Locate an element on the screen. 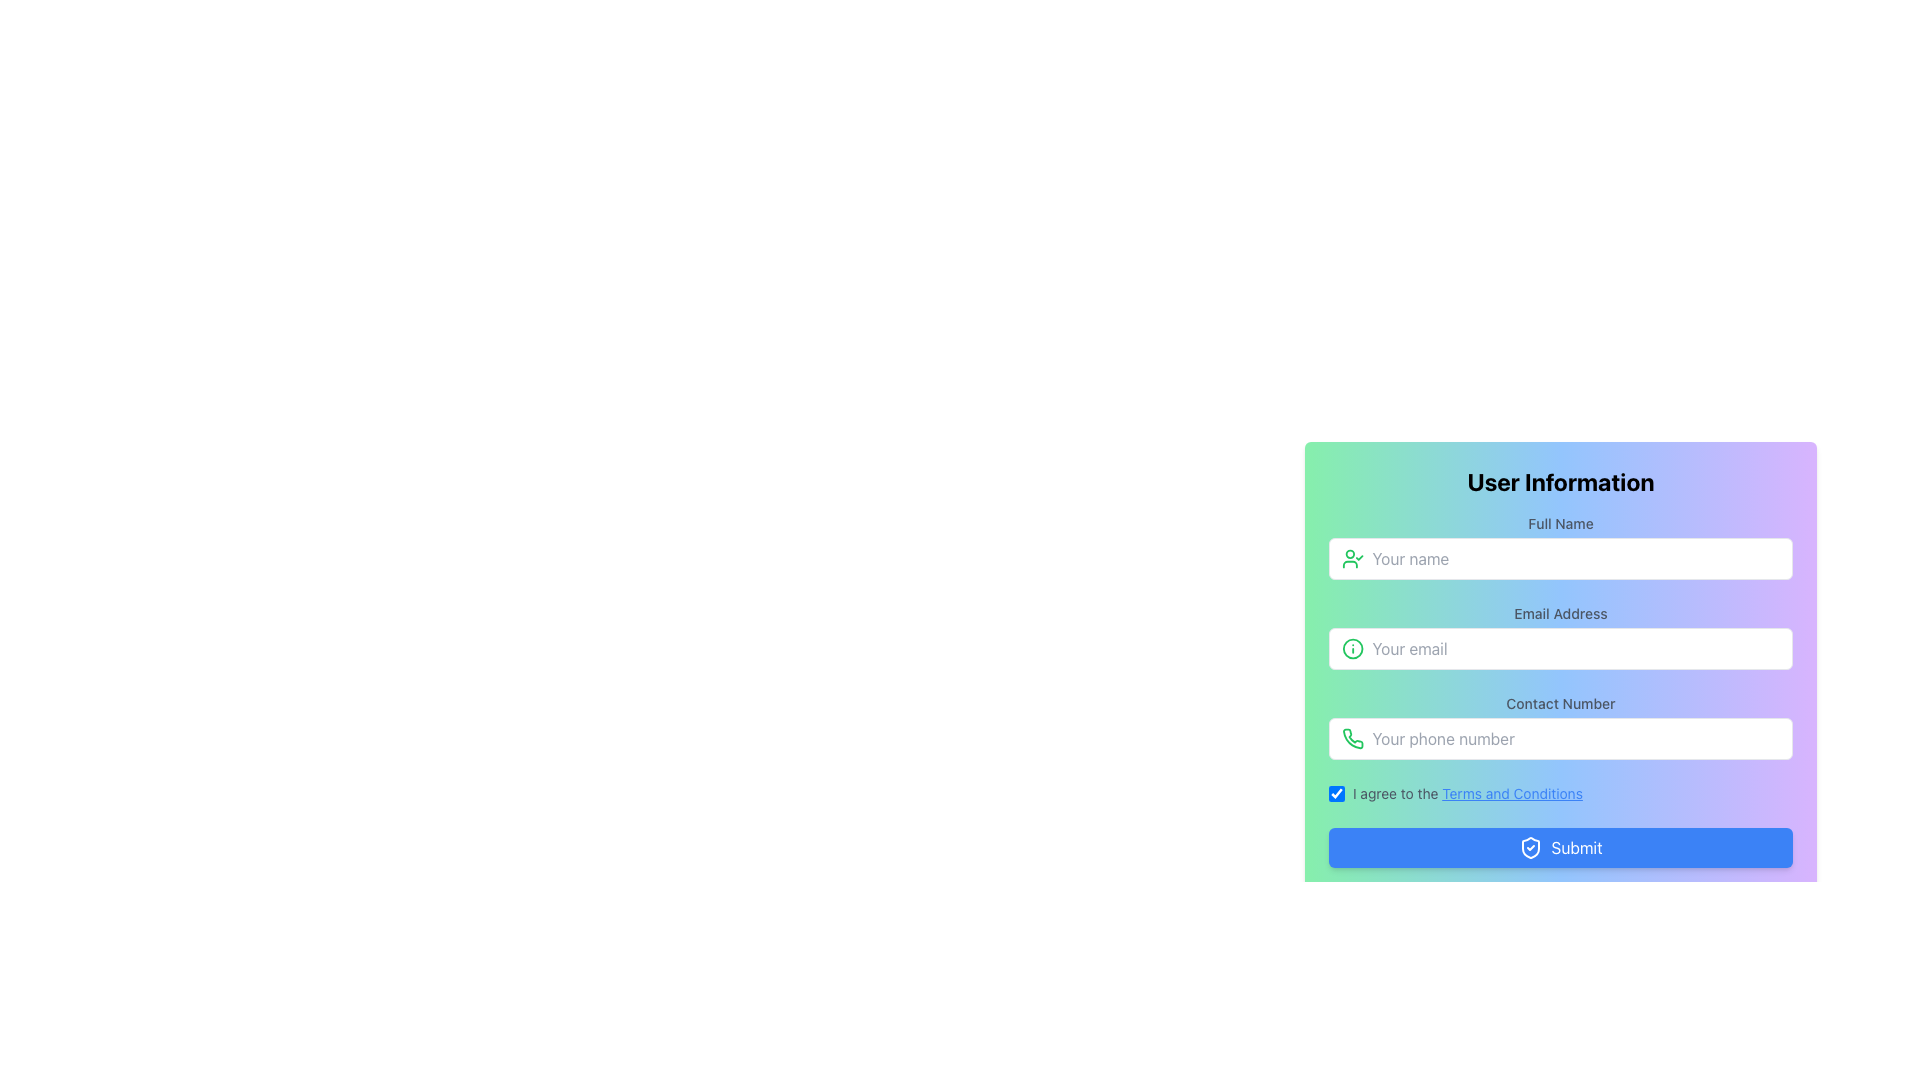  the info icon in the 'Email Address' input field for additional information is located at coordinates (1559, 636).